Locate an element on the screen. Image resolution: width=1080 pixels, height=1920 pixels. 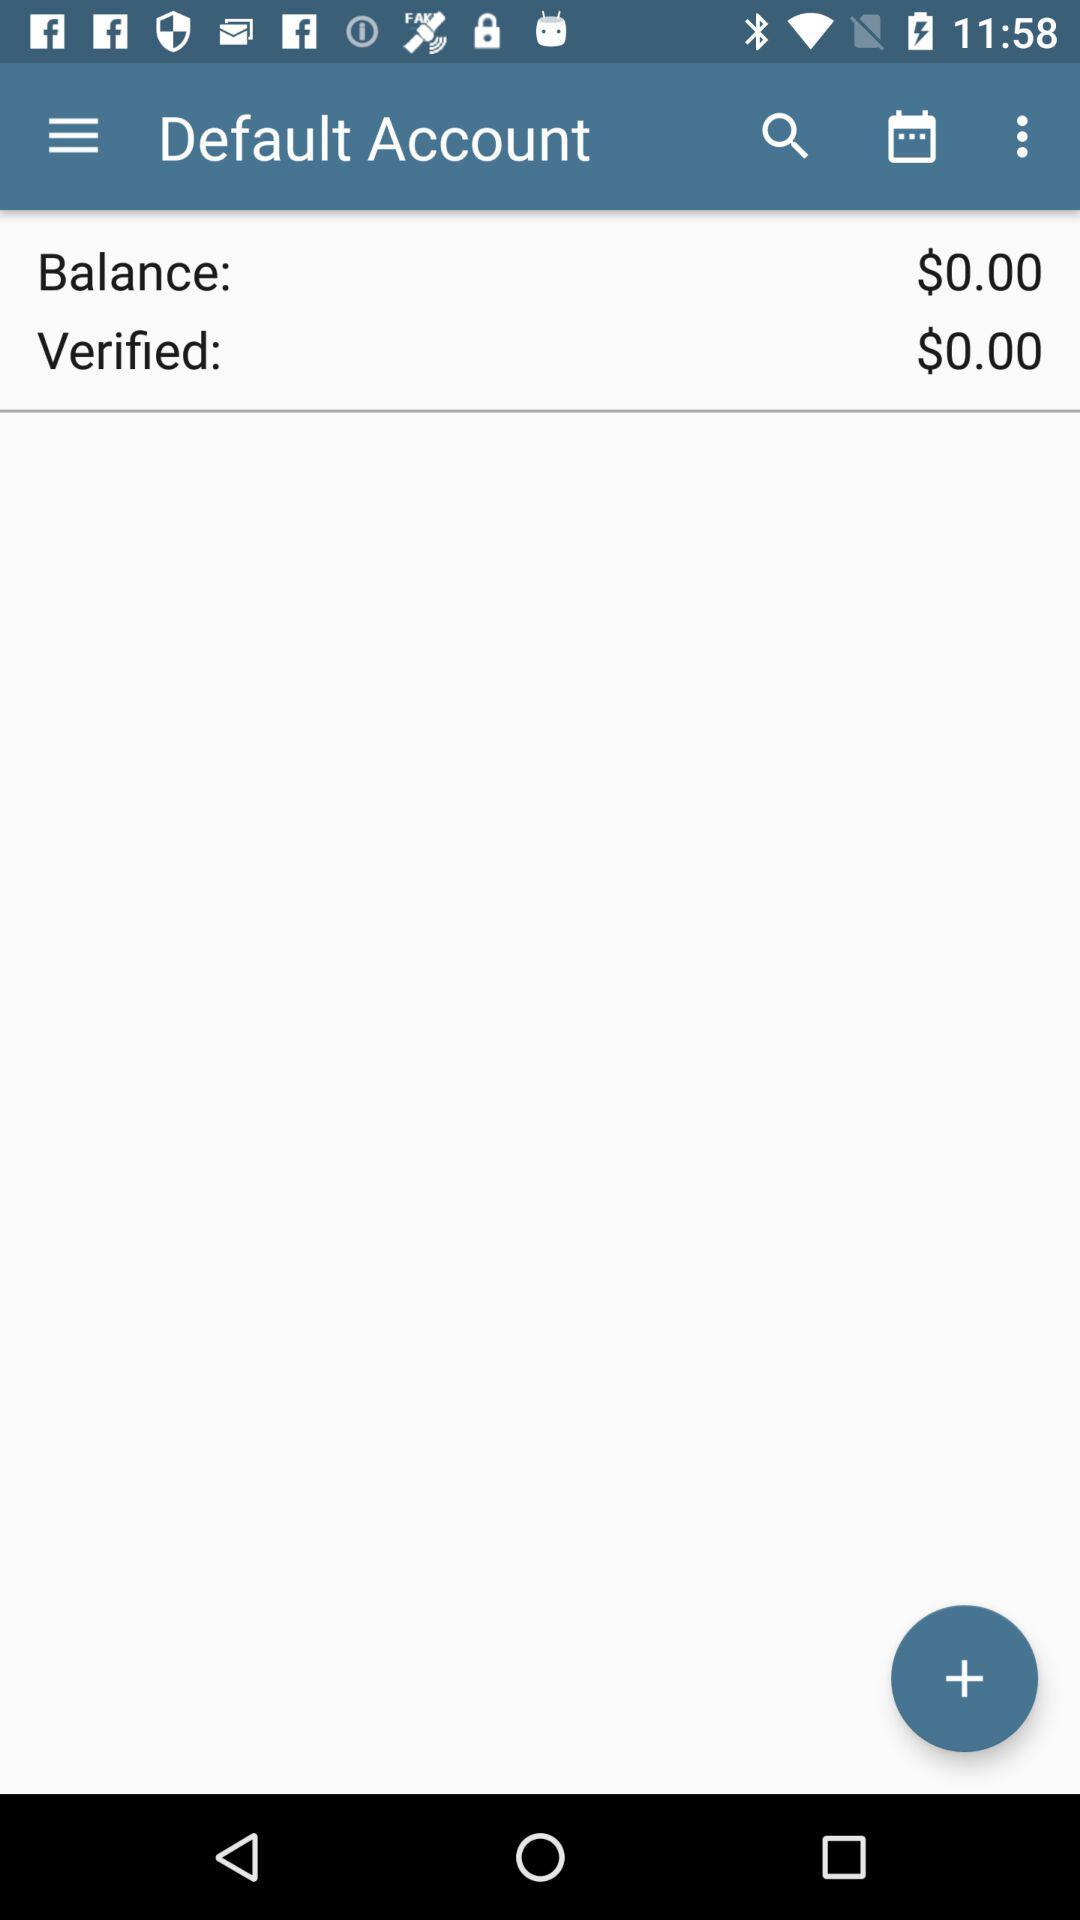
the add icon is located at coordinates (963, 1678).